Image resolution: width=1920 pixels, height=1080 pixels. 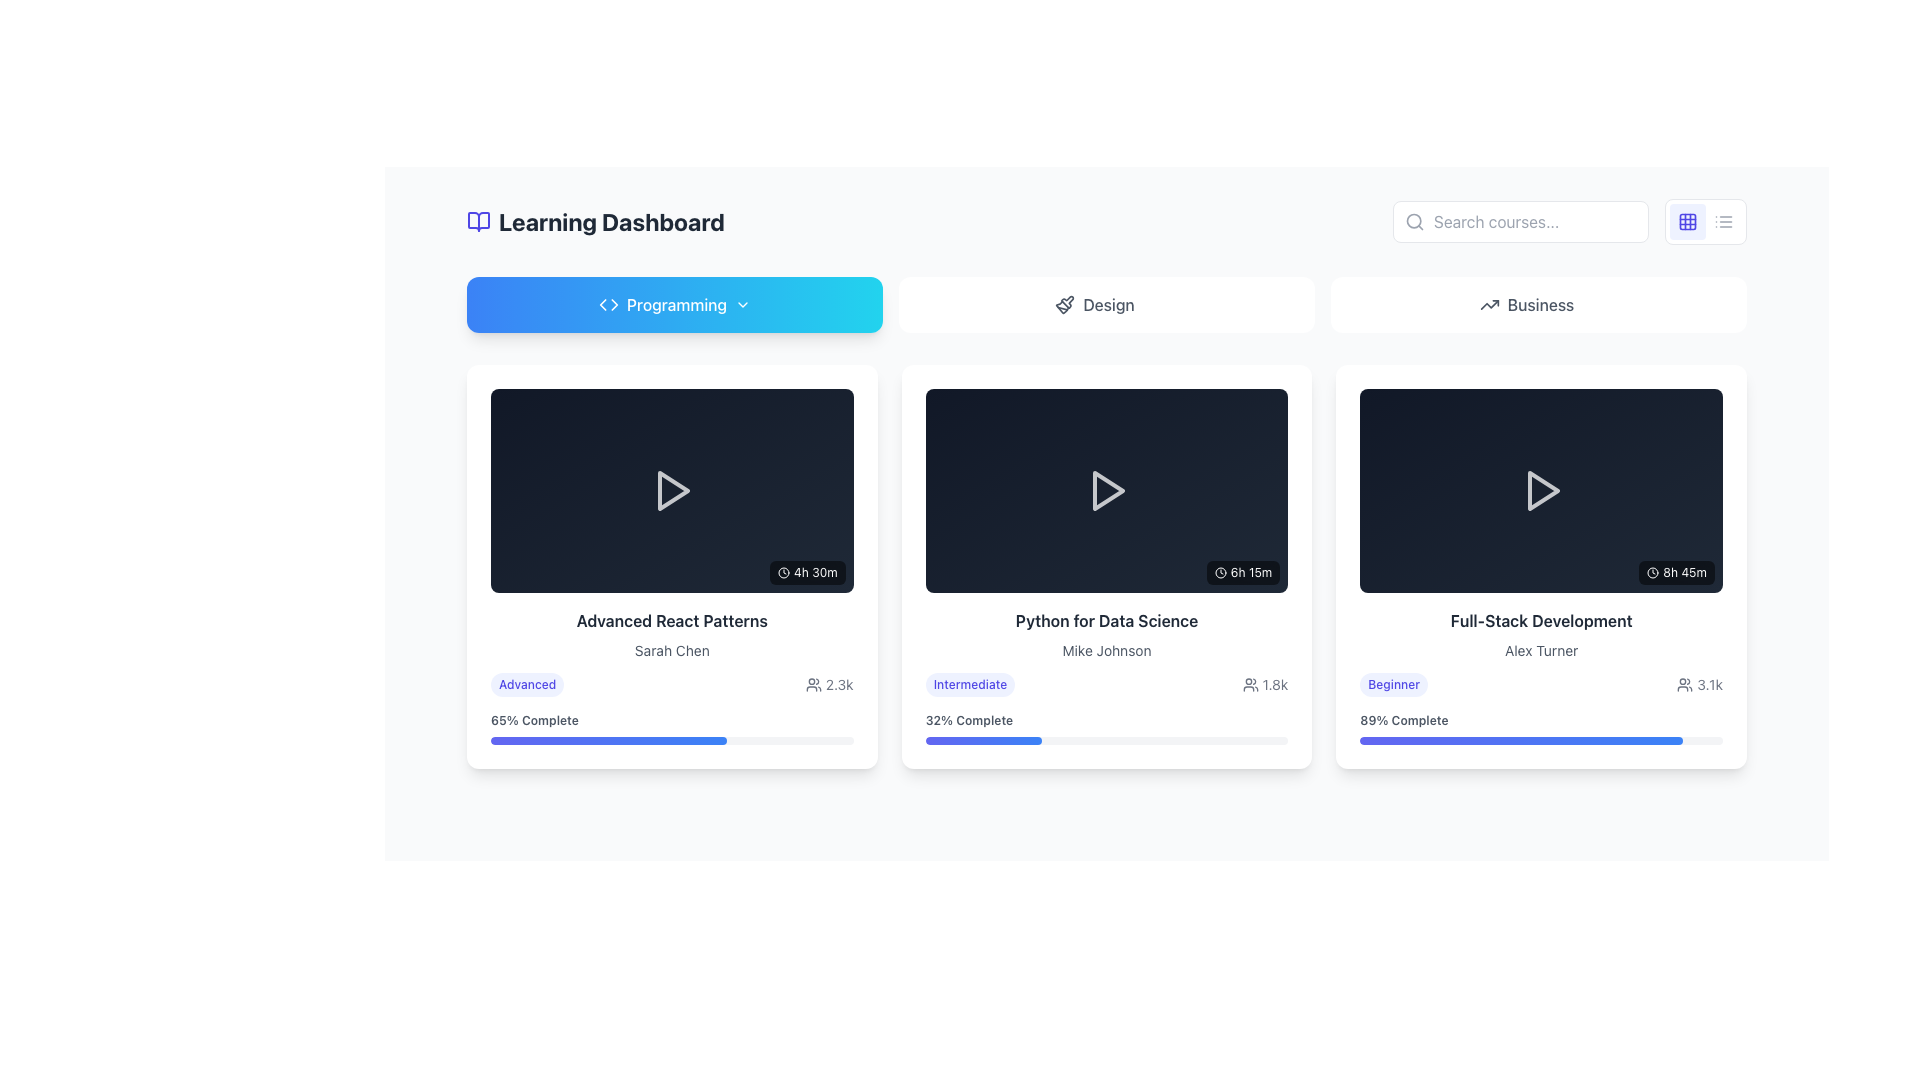 What do you see at coordinates (1106, 490) in the screenshot?
I see `the triangular play icon button located centrally within the dark rectangle of the 'Python for Data Science' card on the dashboard` at bounding box center [1106, 490].